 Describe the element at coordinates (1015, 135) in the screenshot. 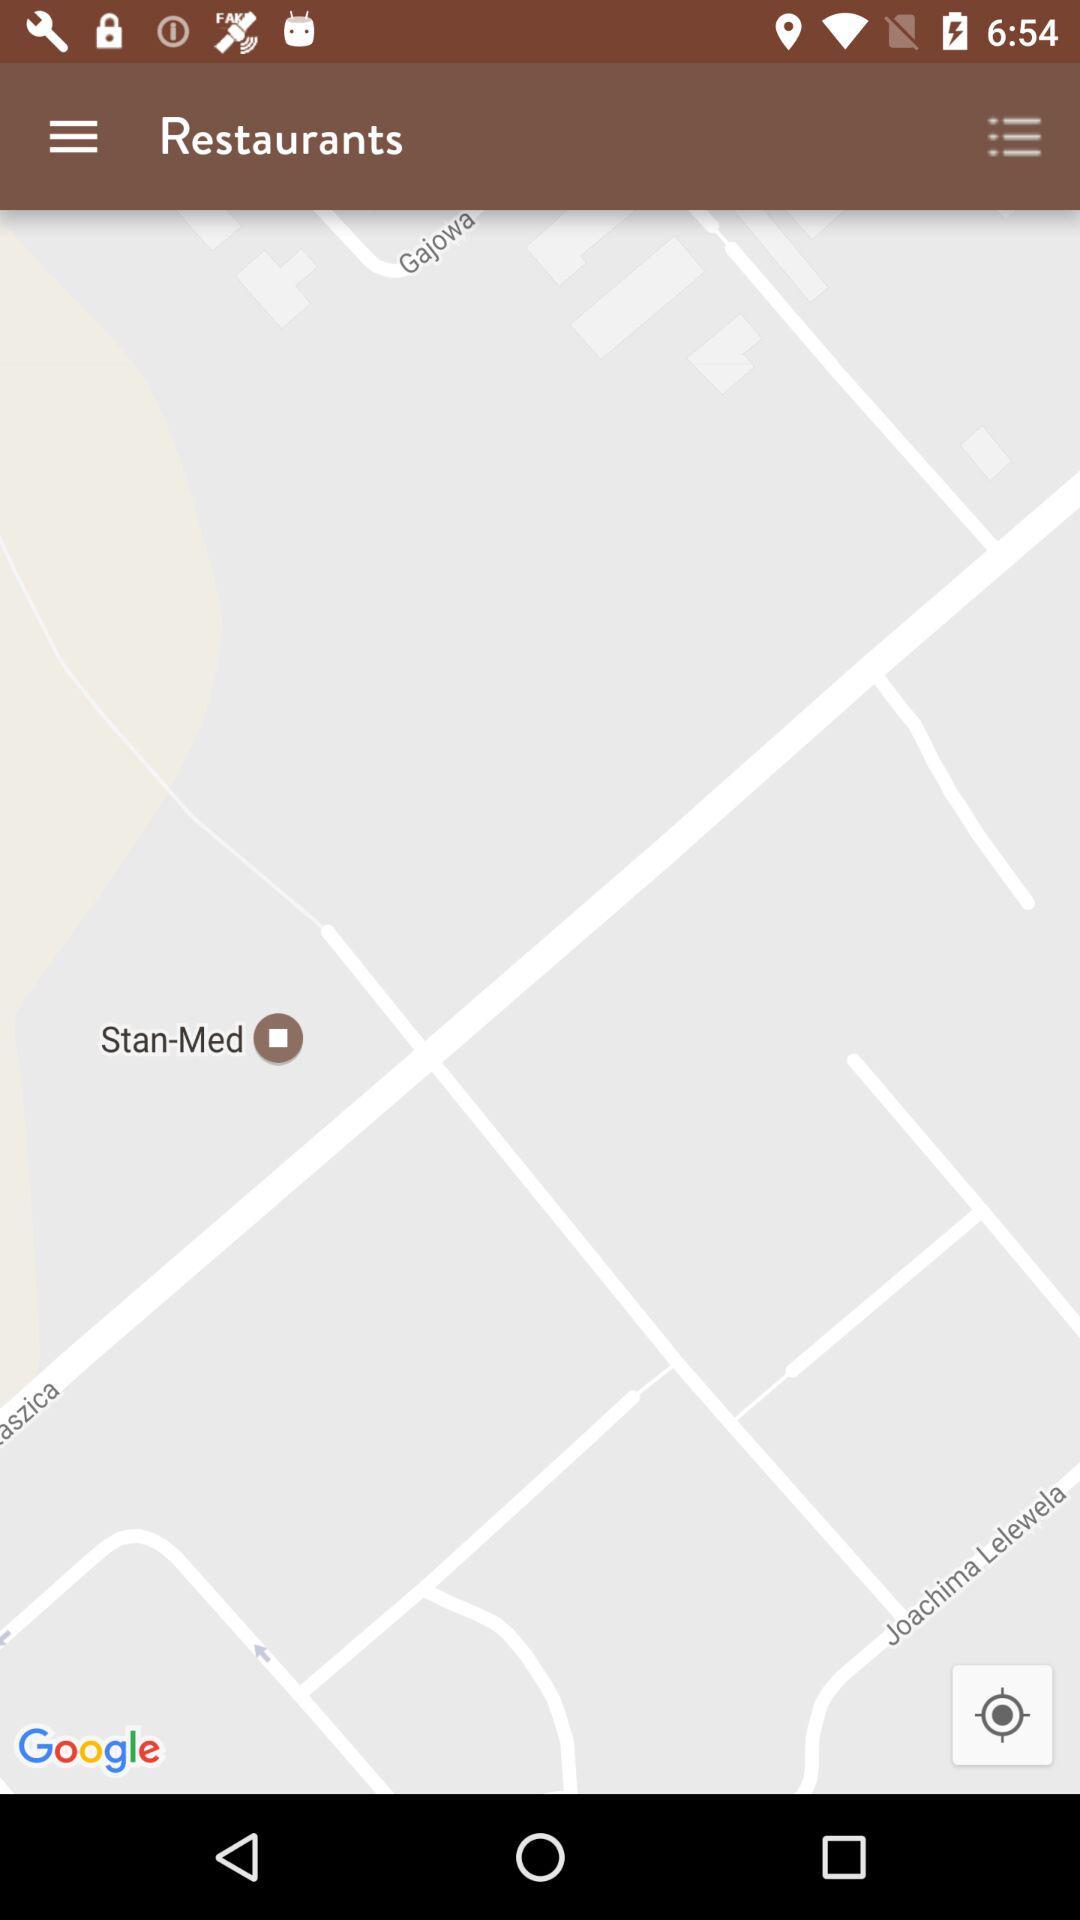

I see `the app to the right of the restaurants item` at that location.